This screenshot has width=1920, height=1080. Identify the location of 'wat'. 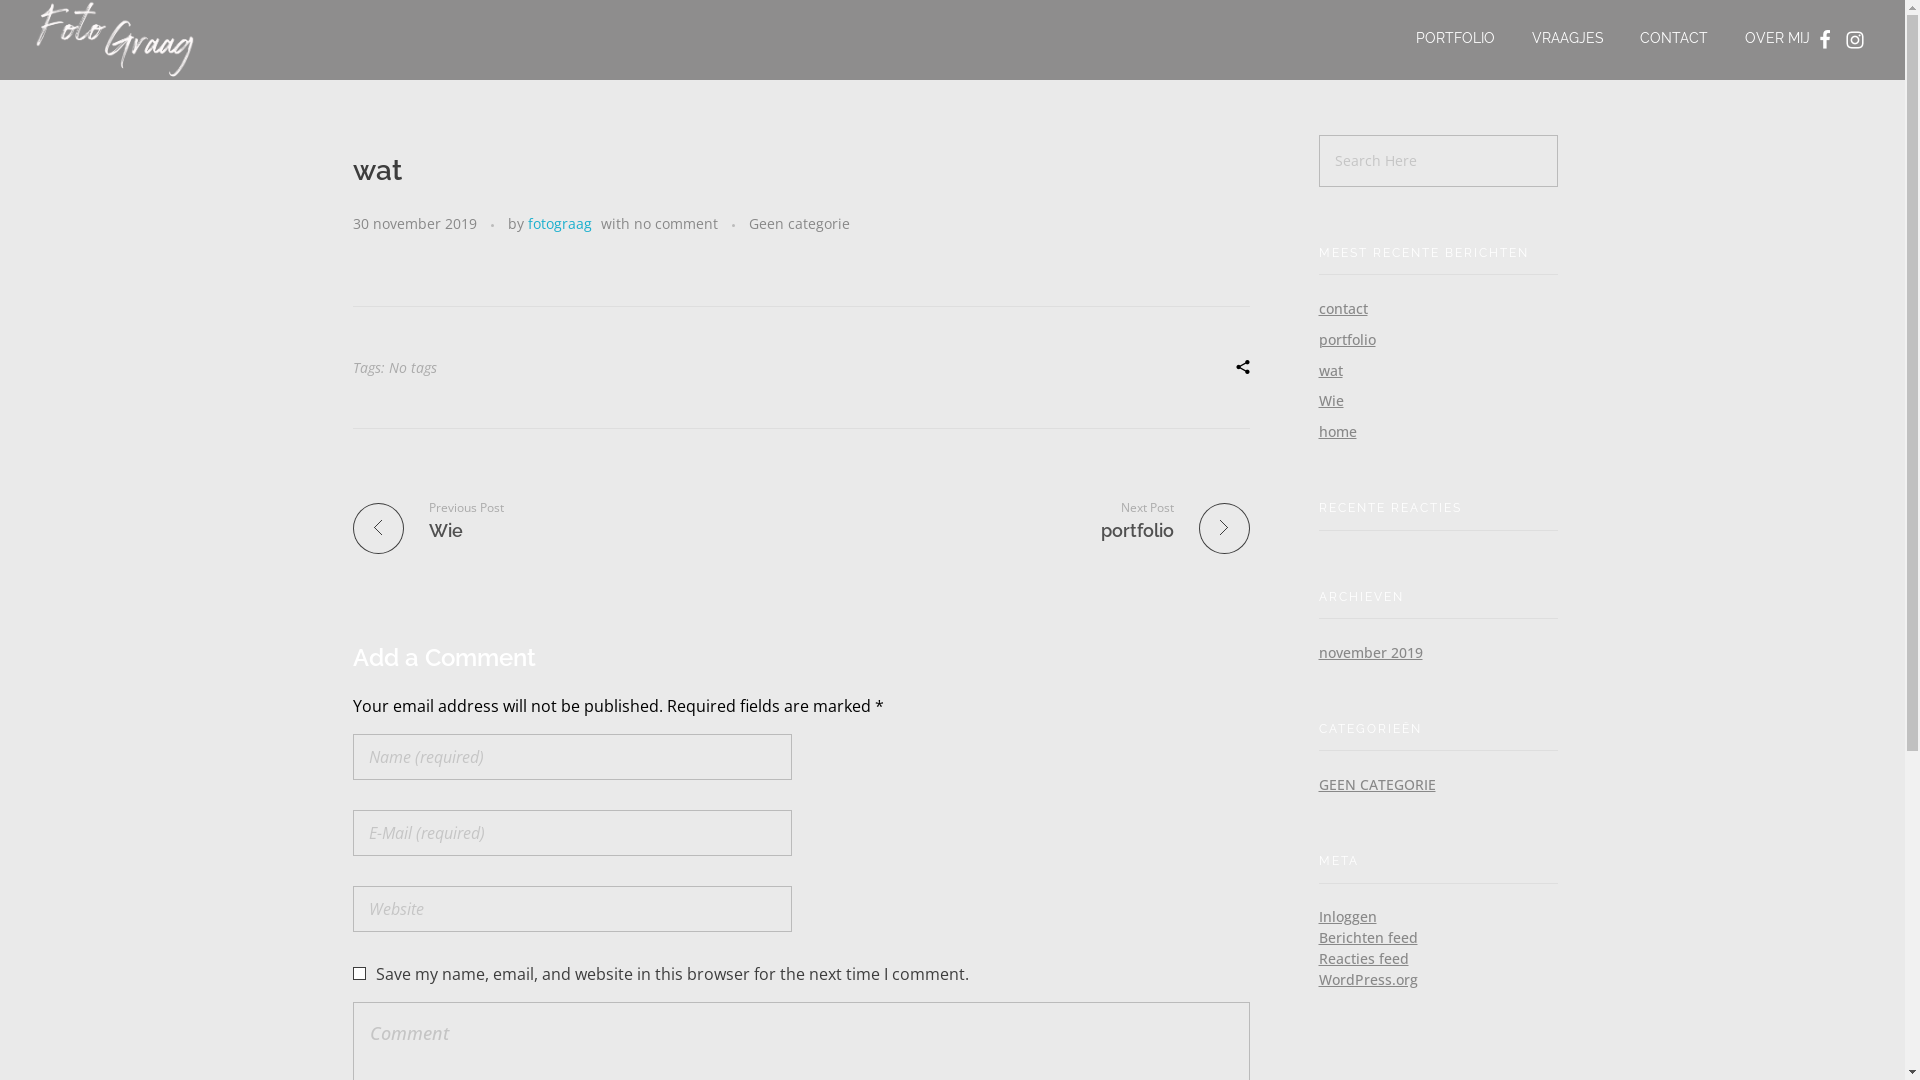
(1329, 369).